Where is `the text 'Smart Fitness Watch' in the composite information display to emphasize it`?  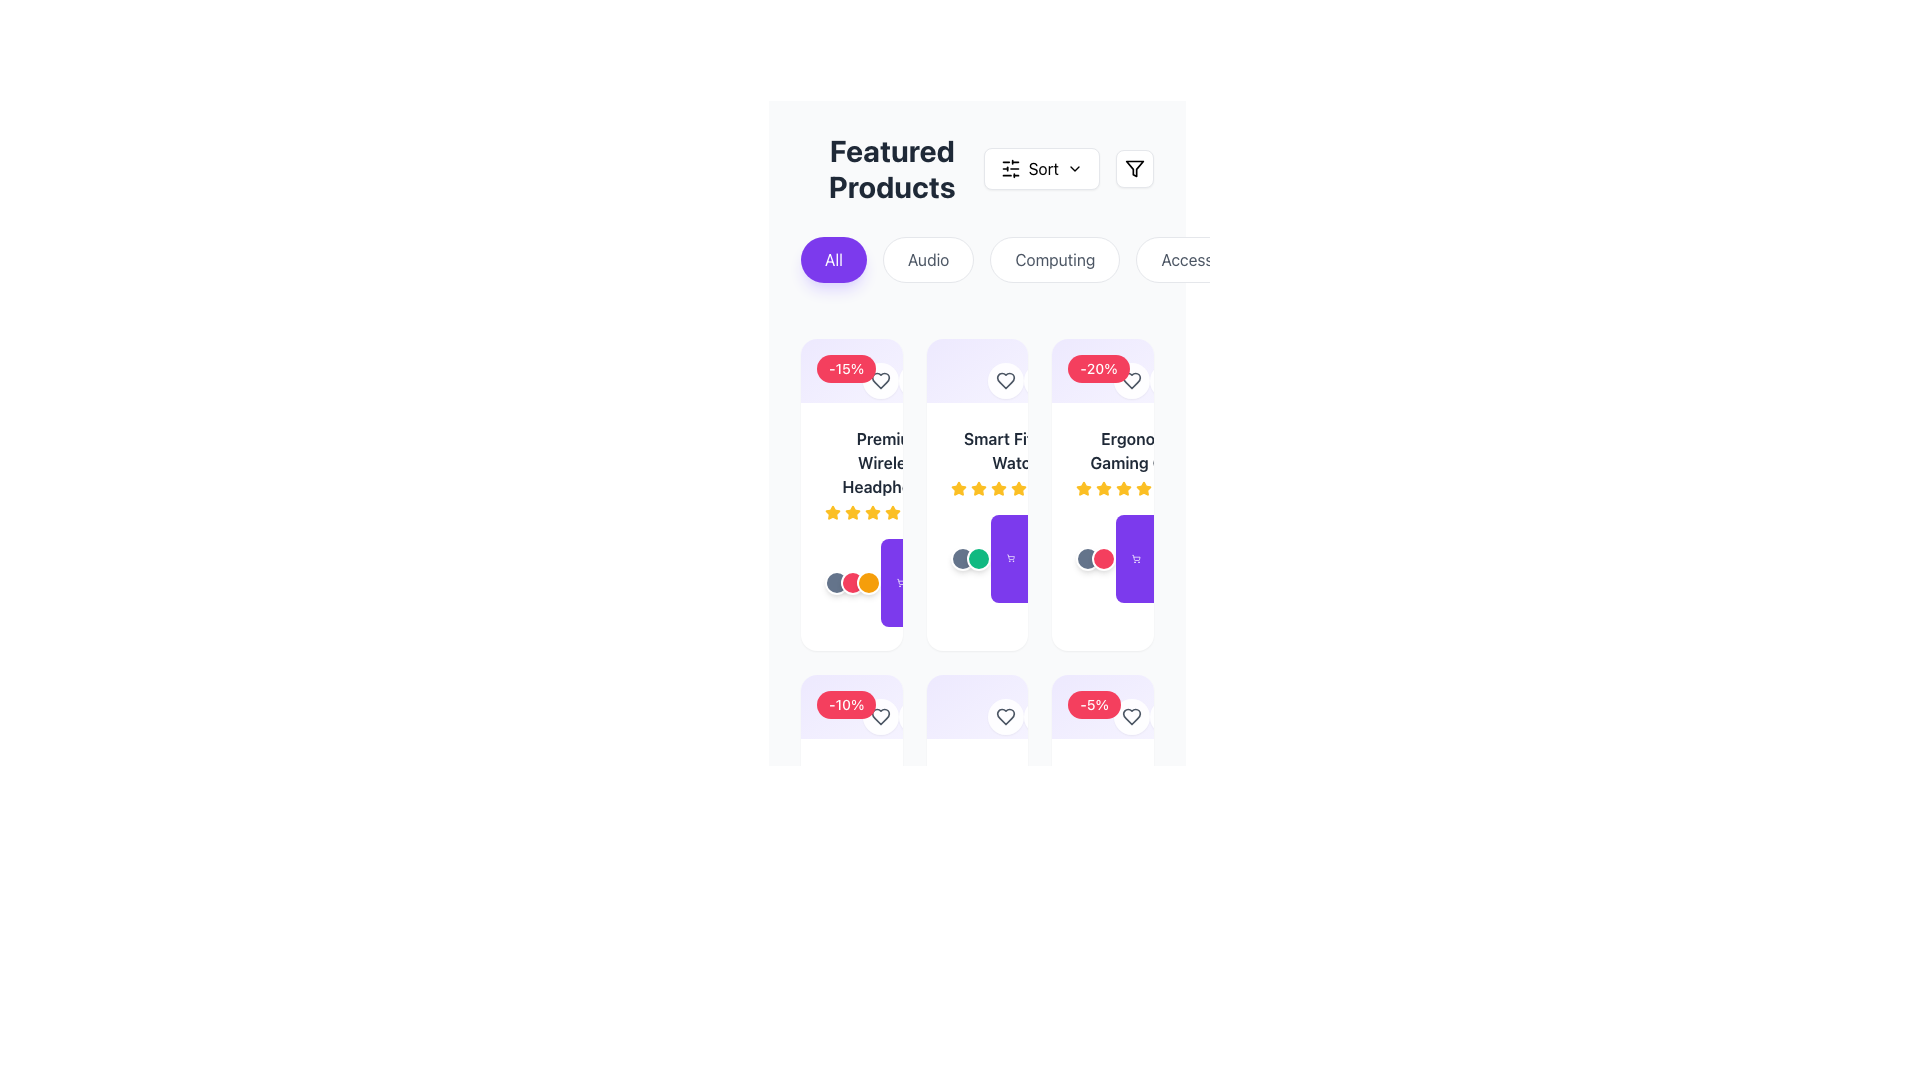 the text 'Smart Fitness Watch' in the composite information display to emphasize it is located at coordinates (1016, 462).